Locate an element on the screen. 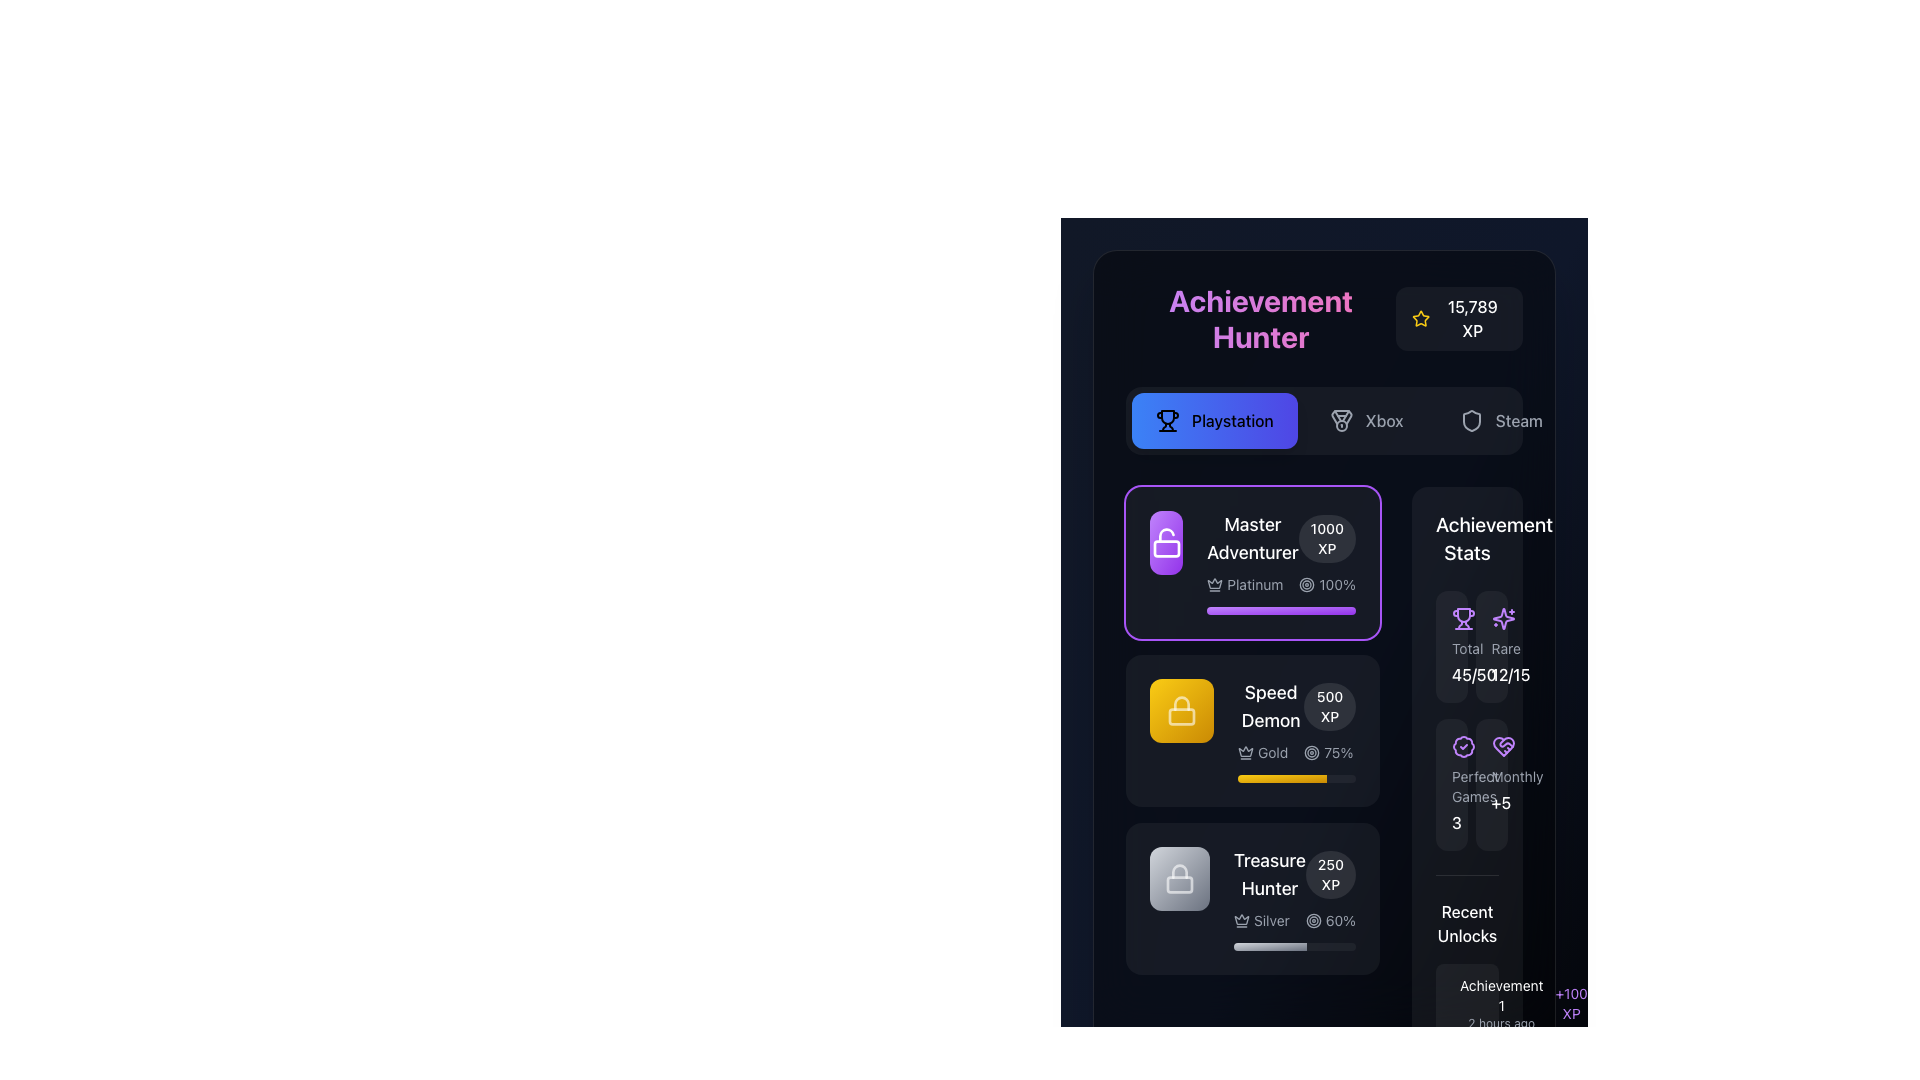 This screenshot has width=1920, height=1080. the outer SVG Circle representing the target symbol, located near the 'Achievement Stats' section on the right side of the interface is located at coordinates (1307, 585).